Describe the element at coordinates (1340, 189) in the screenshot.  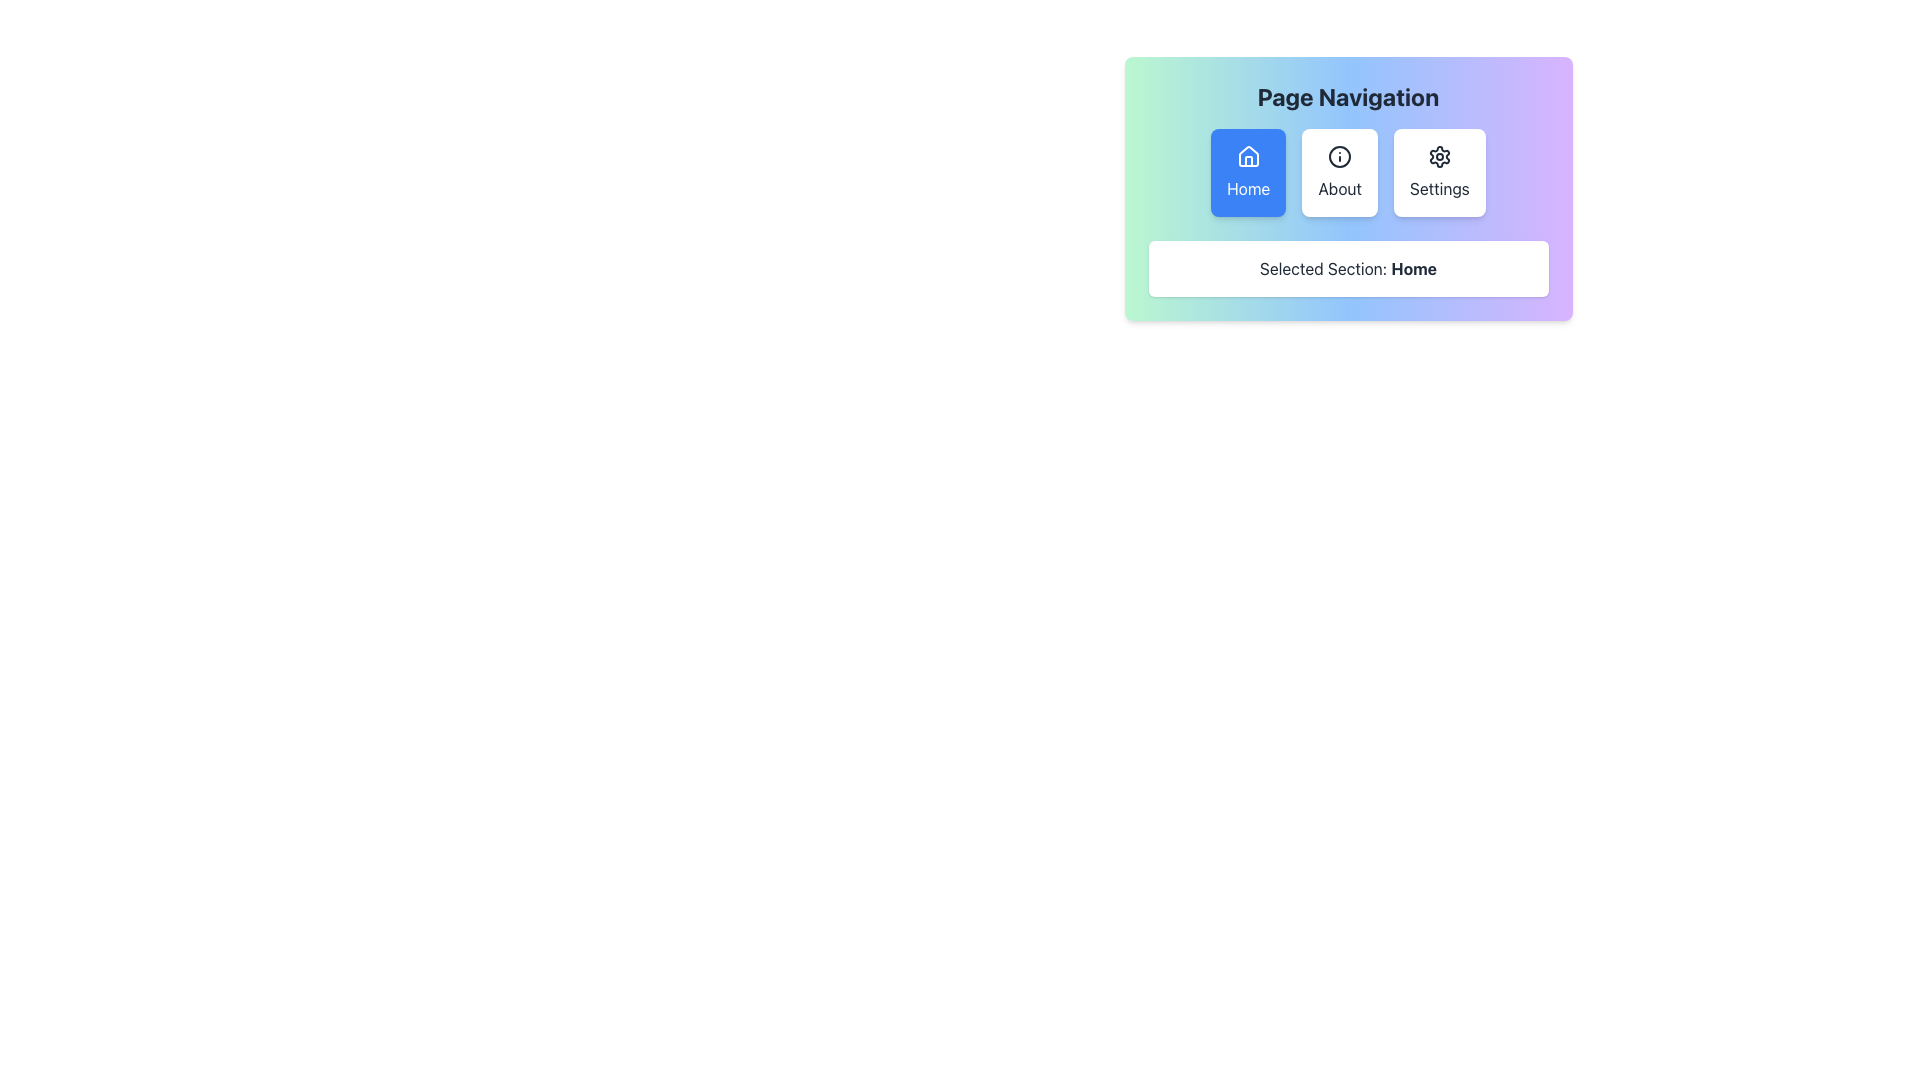
I see `the button containing the 'About' text label` at that location.